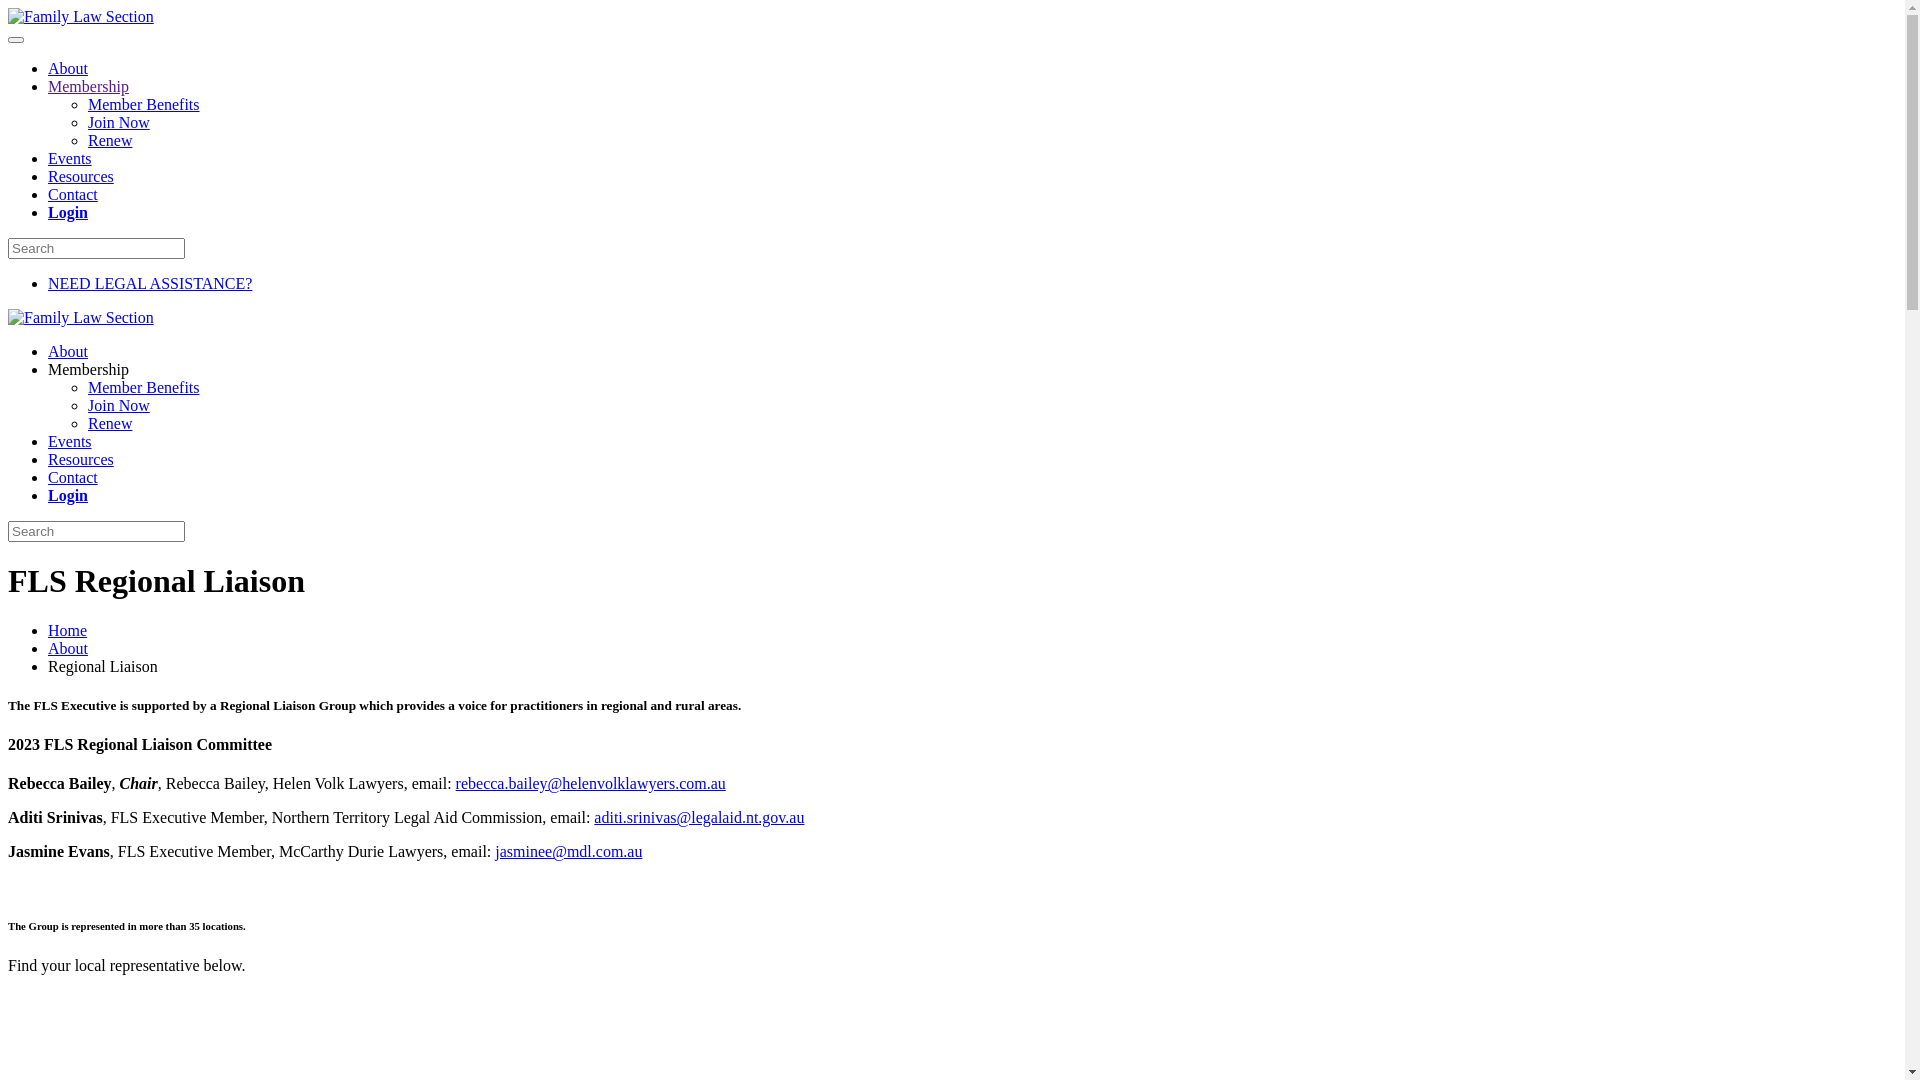  Describe the element at coordinates (148, 283) in the screenshot. I see `'NEED LEGAL ASSISTANCE?'` at that location.